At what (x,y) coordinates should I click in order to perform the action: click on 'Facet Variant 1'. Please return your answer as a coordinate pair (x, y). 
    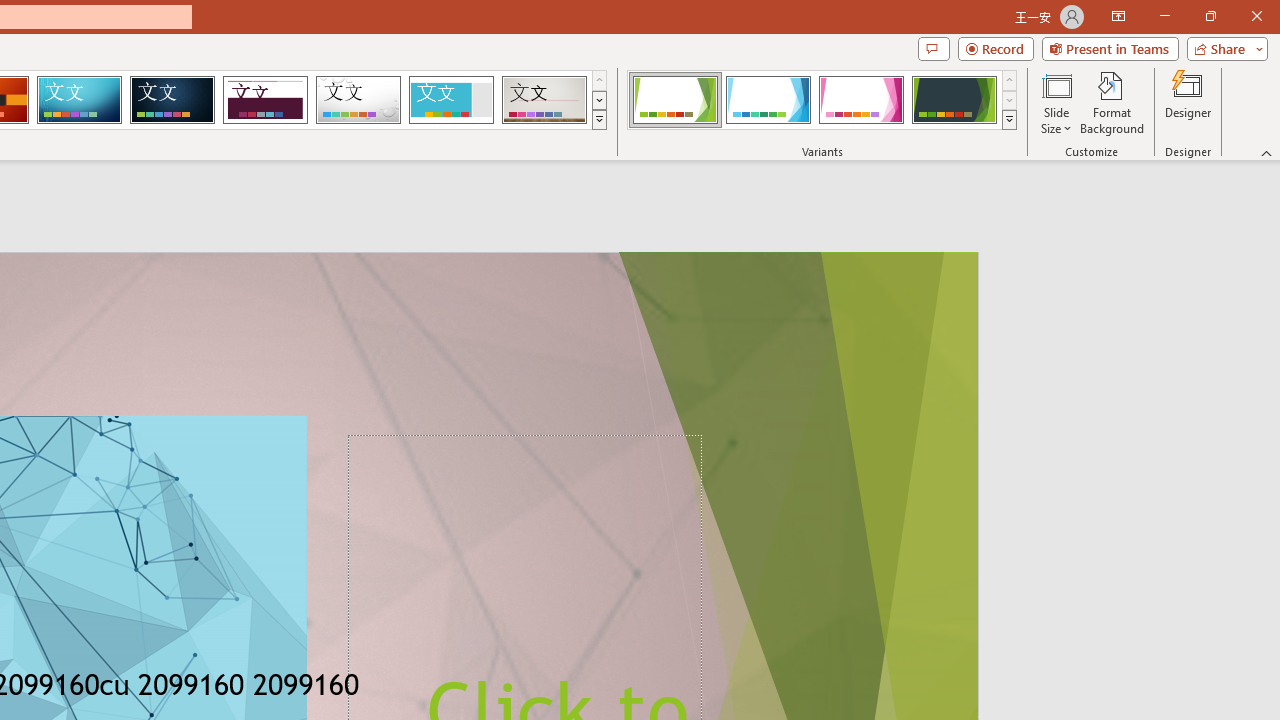
    Looking at the image, I should click on (675, 100).